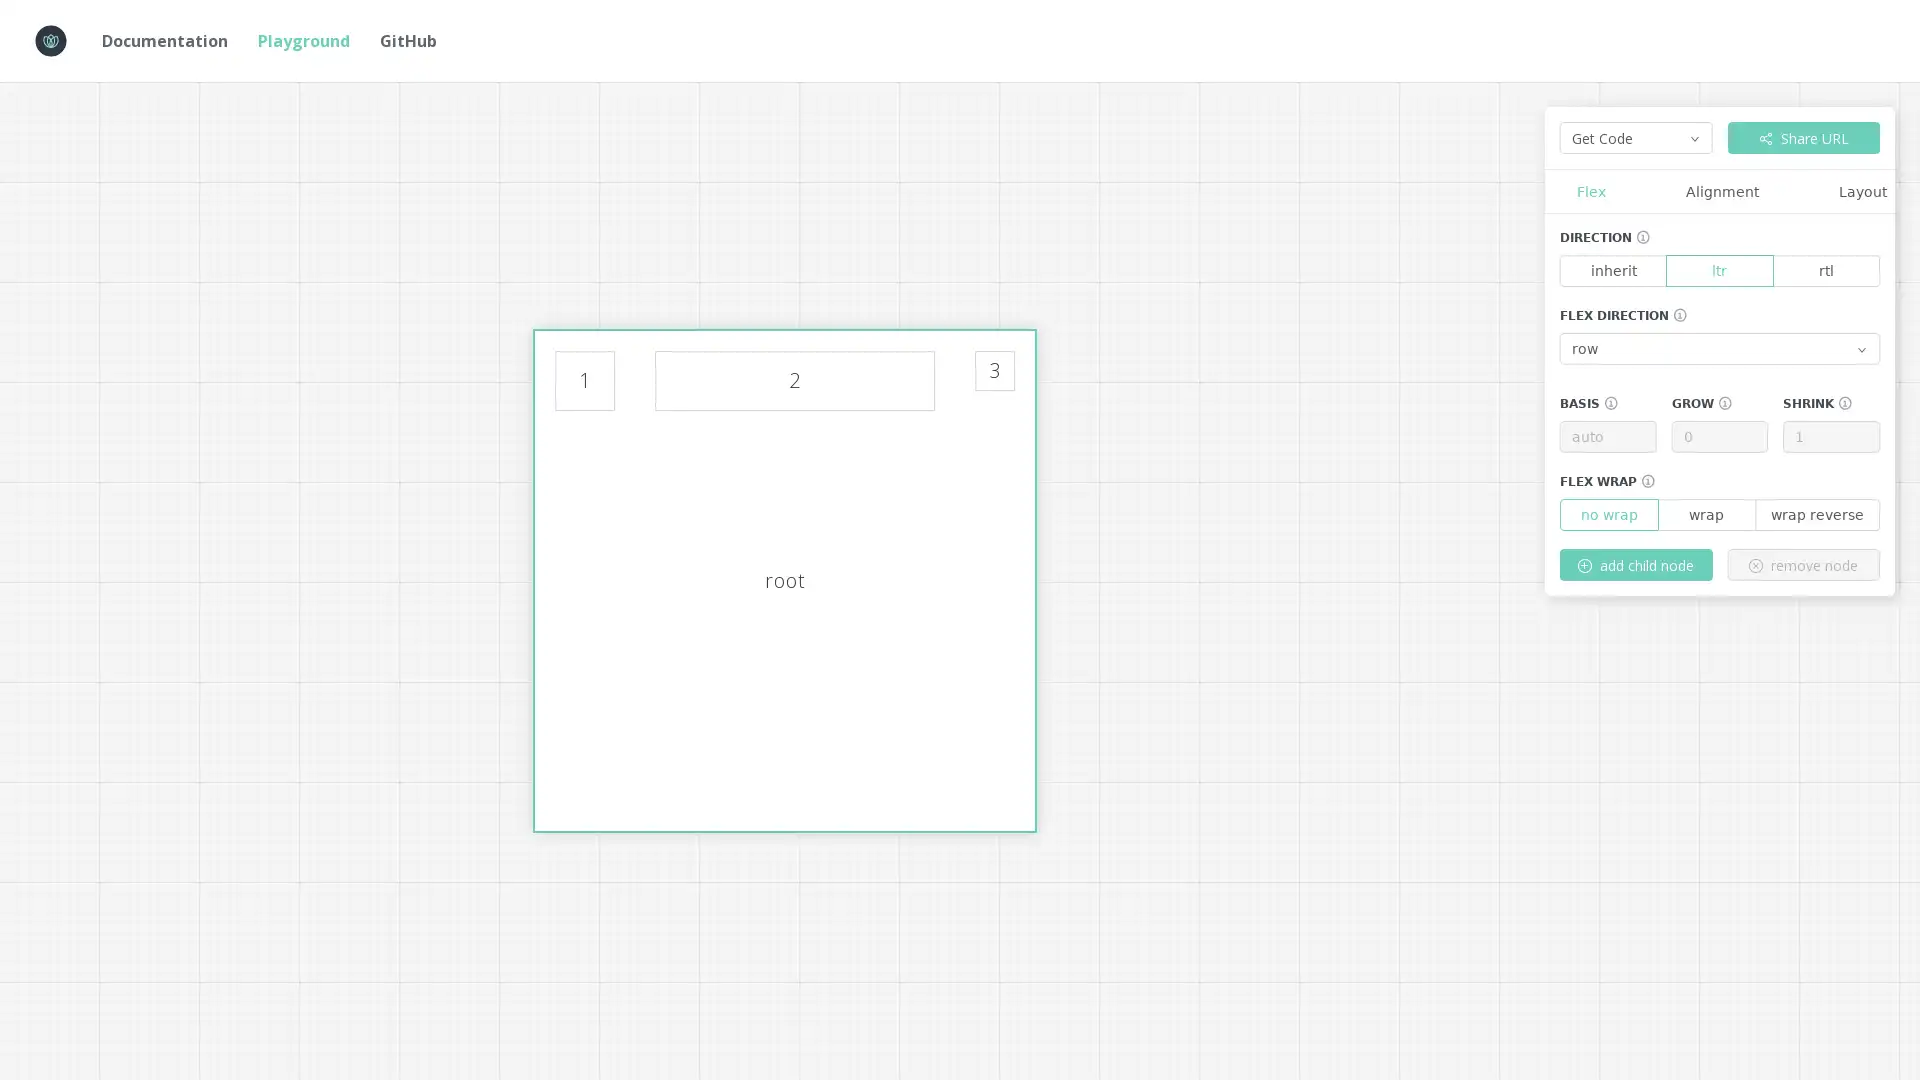 The width and height of the screenshot is (1920, 1080). I want to click on Get Code, so click(1636, 137).